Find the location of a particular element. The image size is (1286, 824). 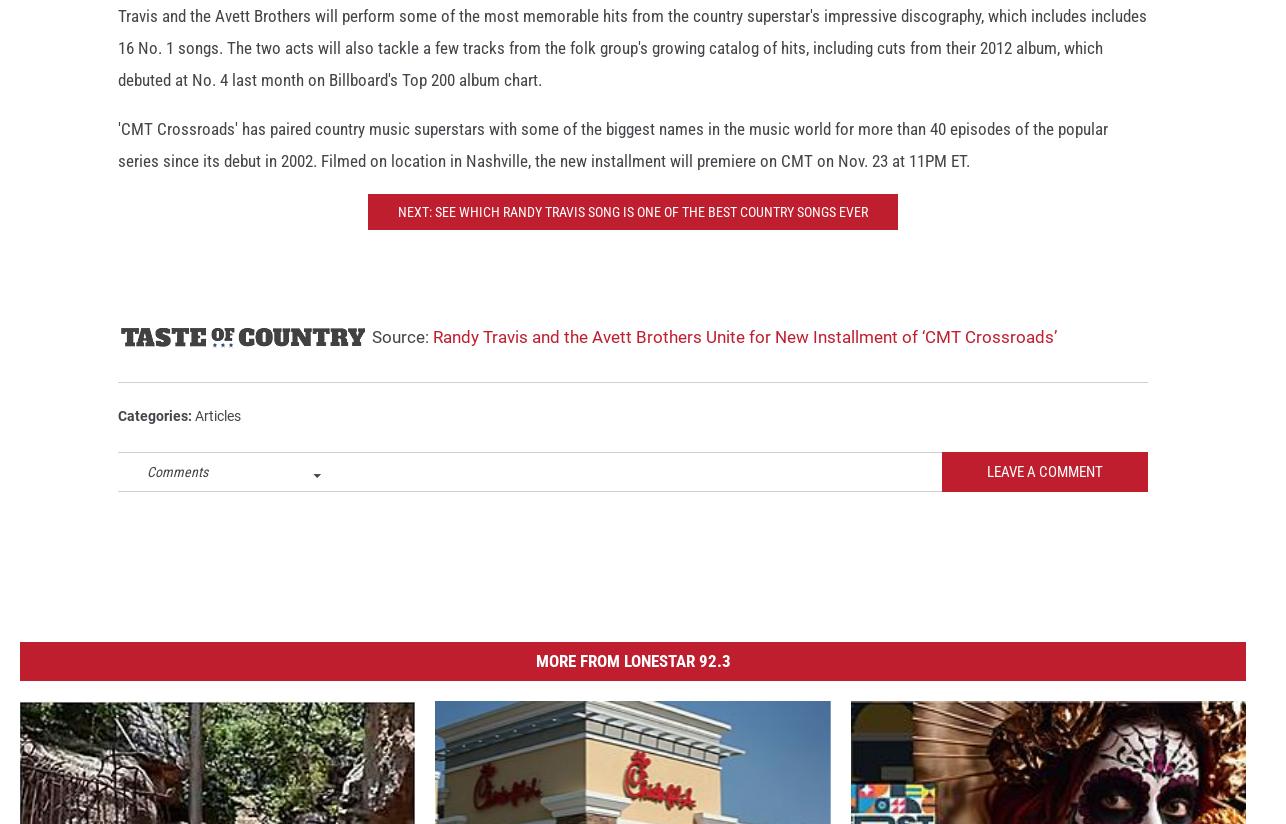

'Comments' is located at coordinates (177, 489).